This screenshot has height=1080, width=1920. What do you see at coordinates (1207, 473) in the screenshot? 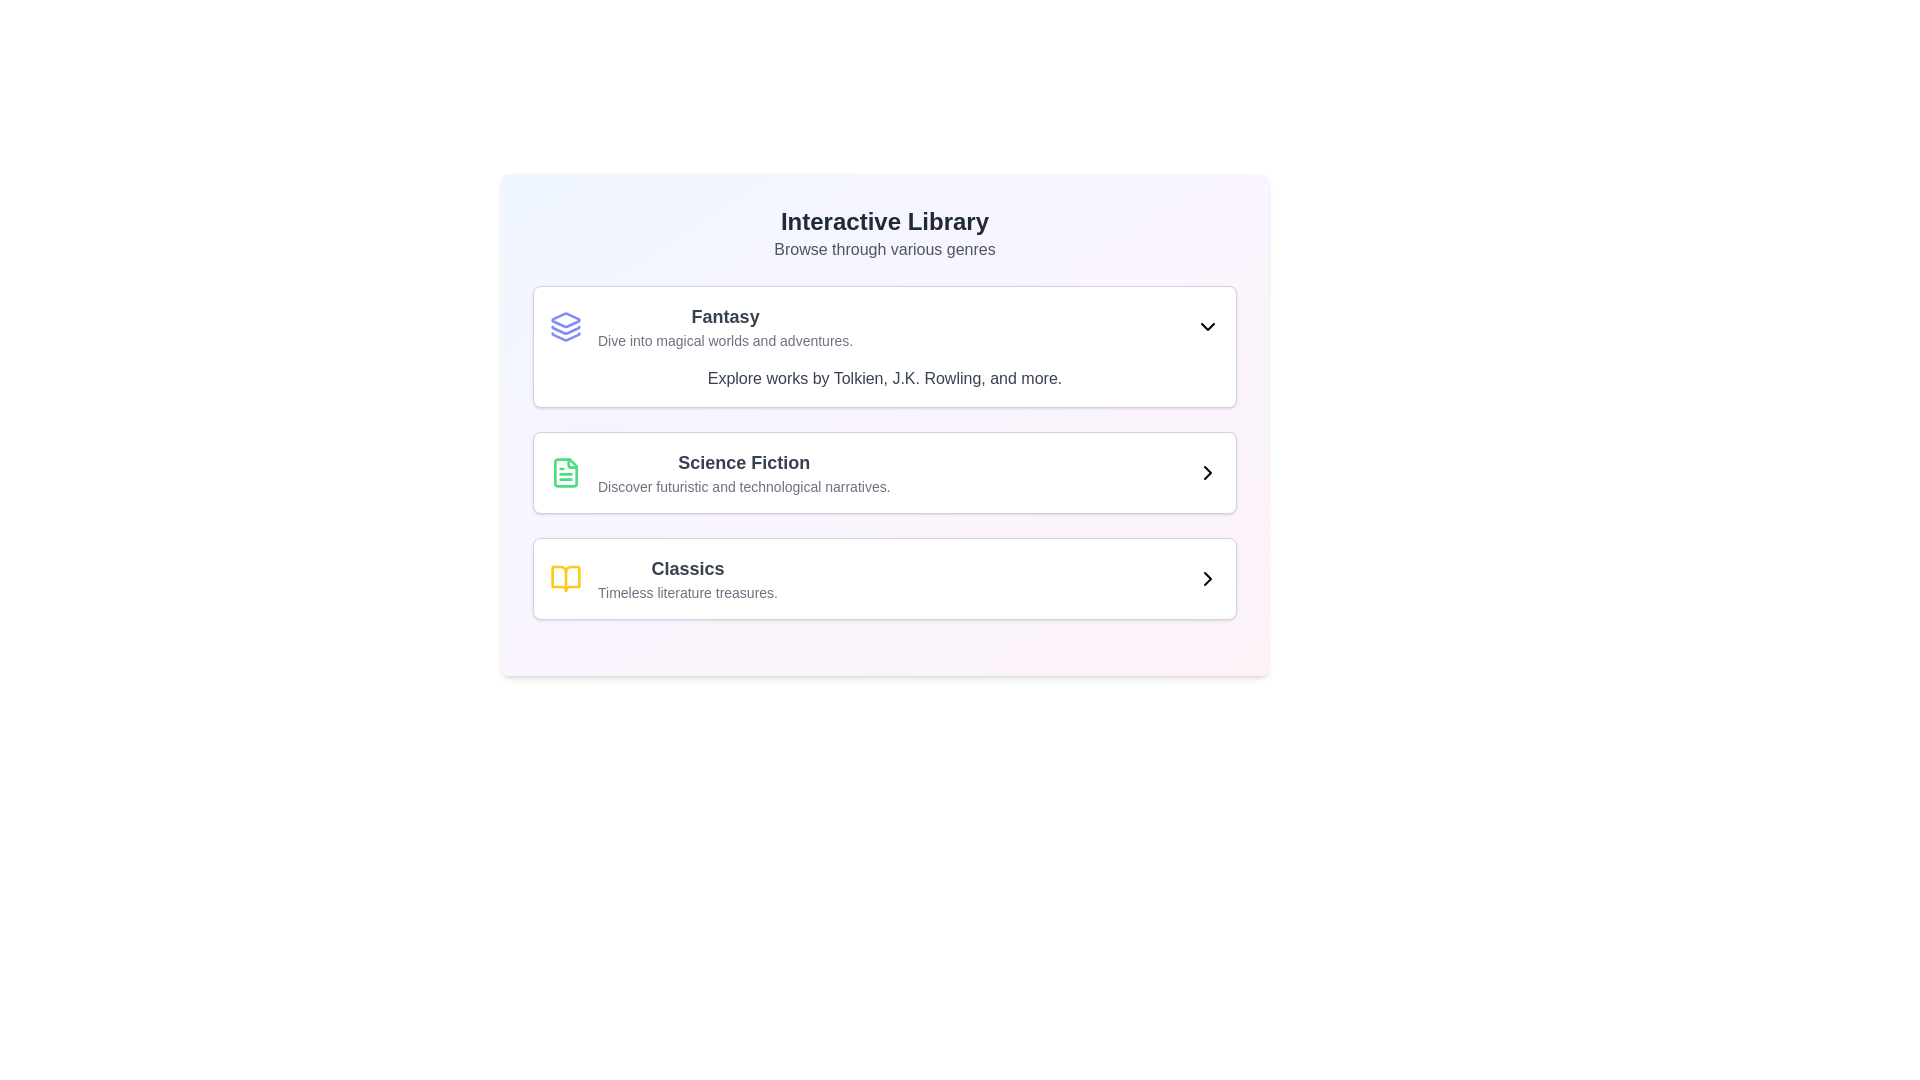
I see `the chevron icon located` at bounding box center [1207, 473].